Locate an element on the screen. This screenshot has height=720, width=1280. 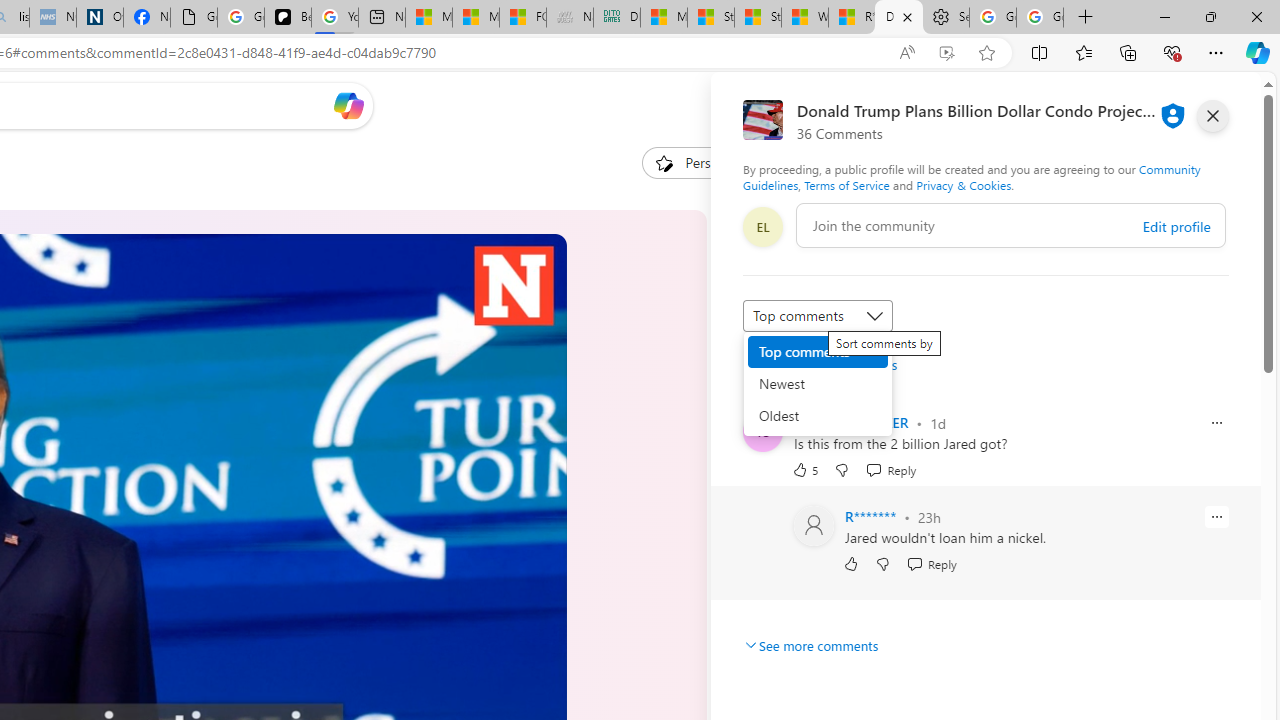
'Profile Picture' is located at coordinates (814, 524).